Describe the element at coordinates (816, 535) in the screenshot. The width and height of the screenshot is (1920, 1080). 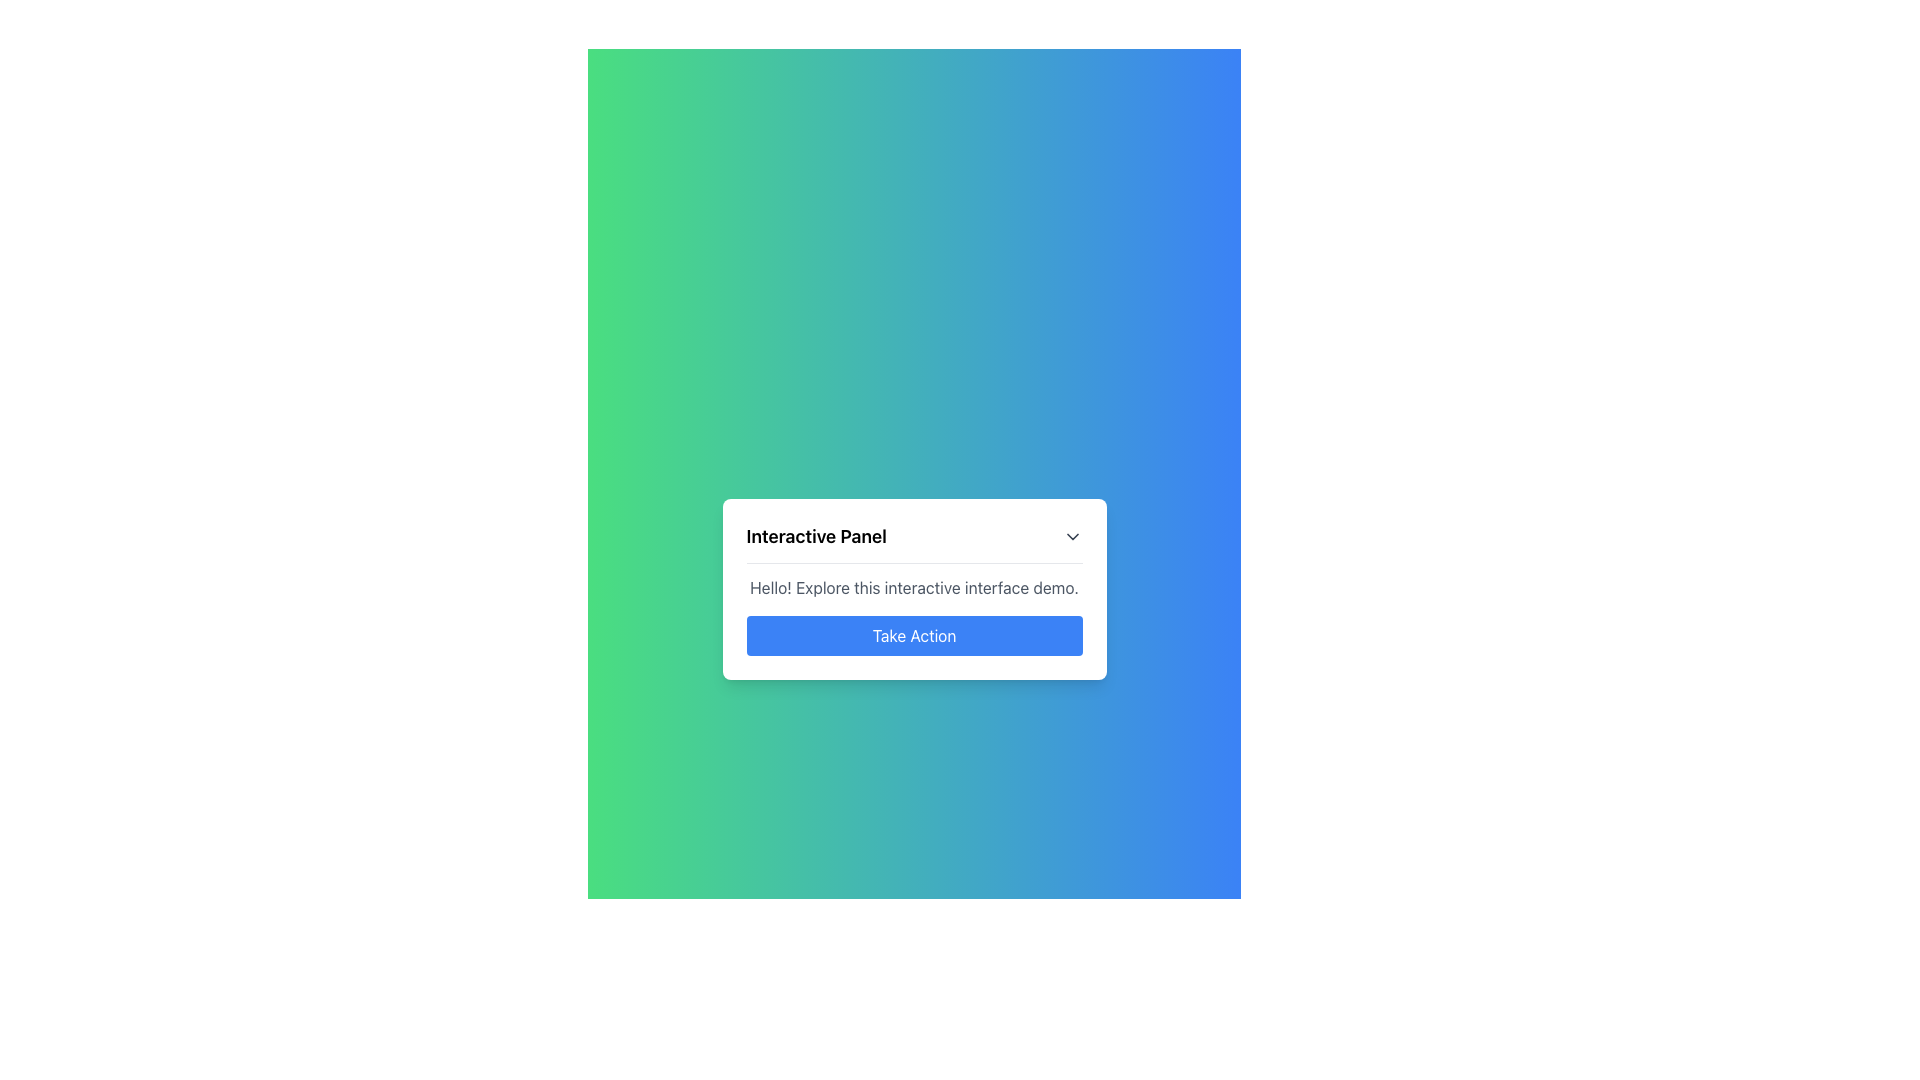
I see `the text label displaying 'Interactive Panel' which is styled with a bold font at the top-left section of a card-like panel` at that location.